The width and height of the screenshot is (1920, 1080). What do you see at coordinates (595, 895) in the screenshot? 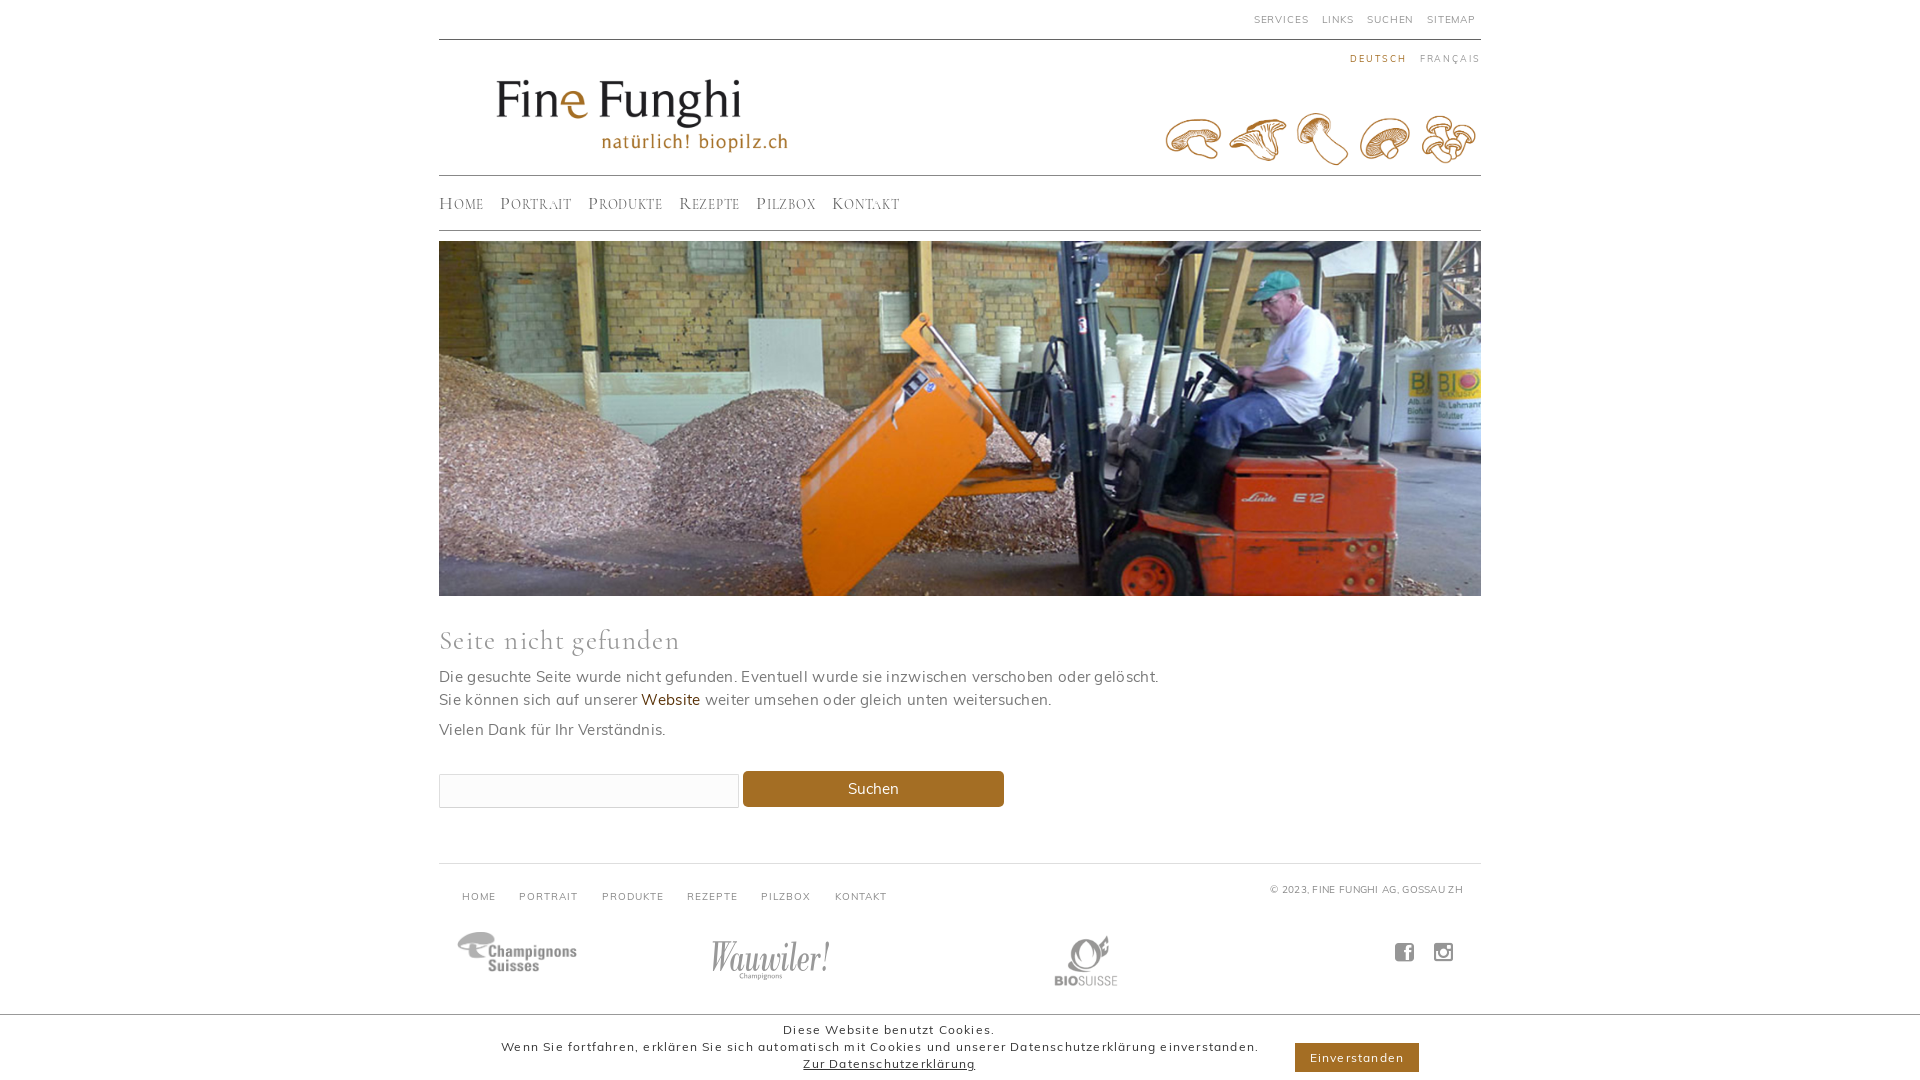
I see `'PRODUKTE'` at bounding box center [595, 895].